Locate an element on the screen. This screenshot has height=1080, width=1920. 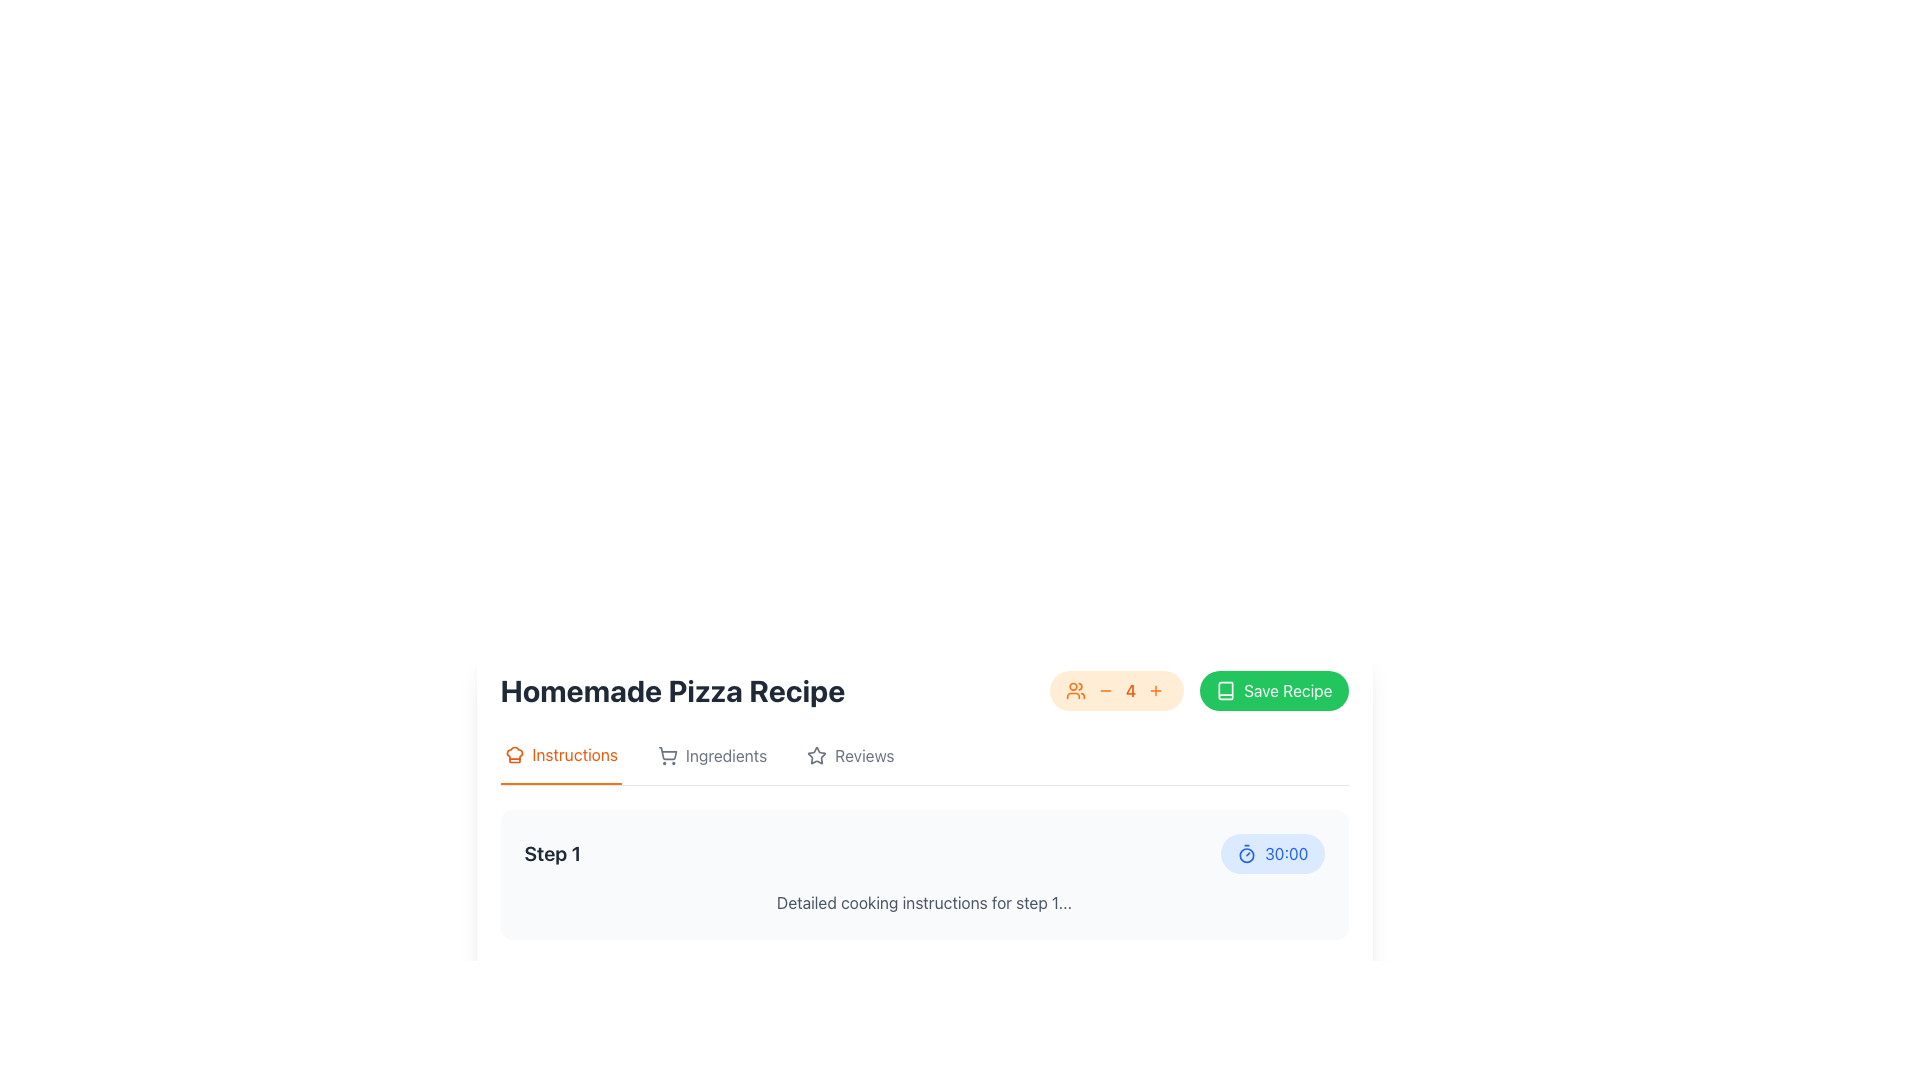
the 'Instructions' tab, which is the first tab in the navigation bar below the title 'Homemade Pizza Recipe', featuring an orange border and a chef hat icon is located at coordinates (560, 763).